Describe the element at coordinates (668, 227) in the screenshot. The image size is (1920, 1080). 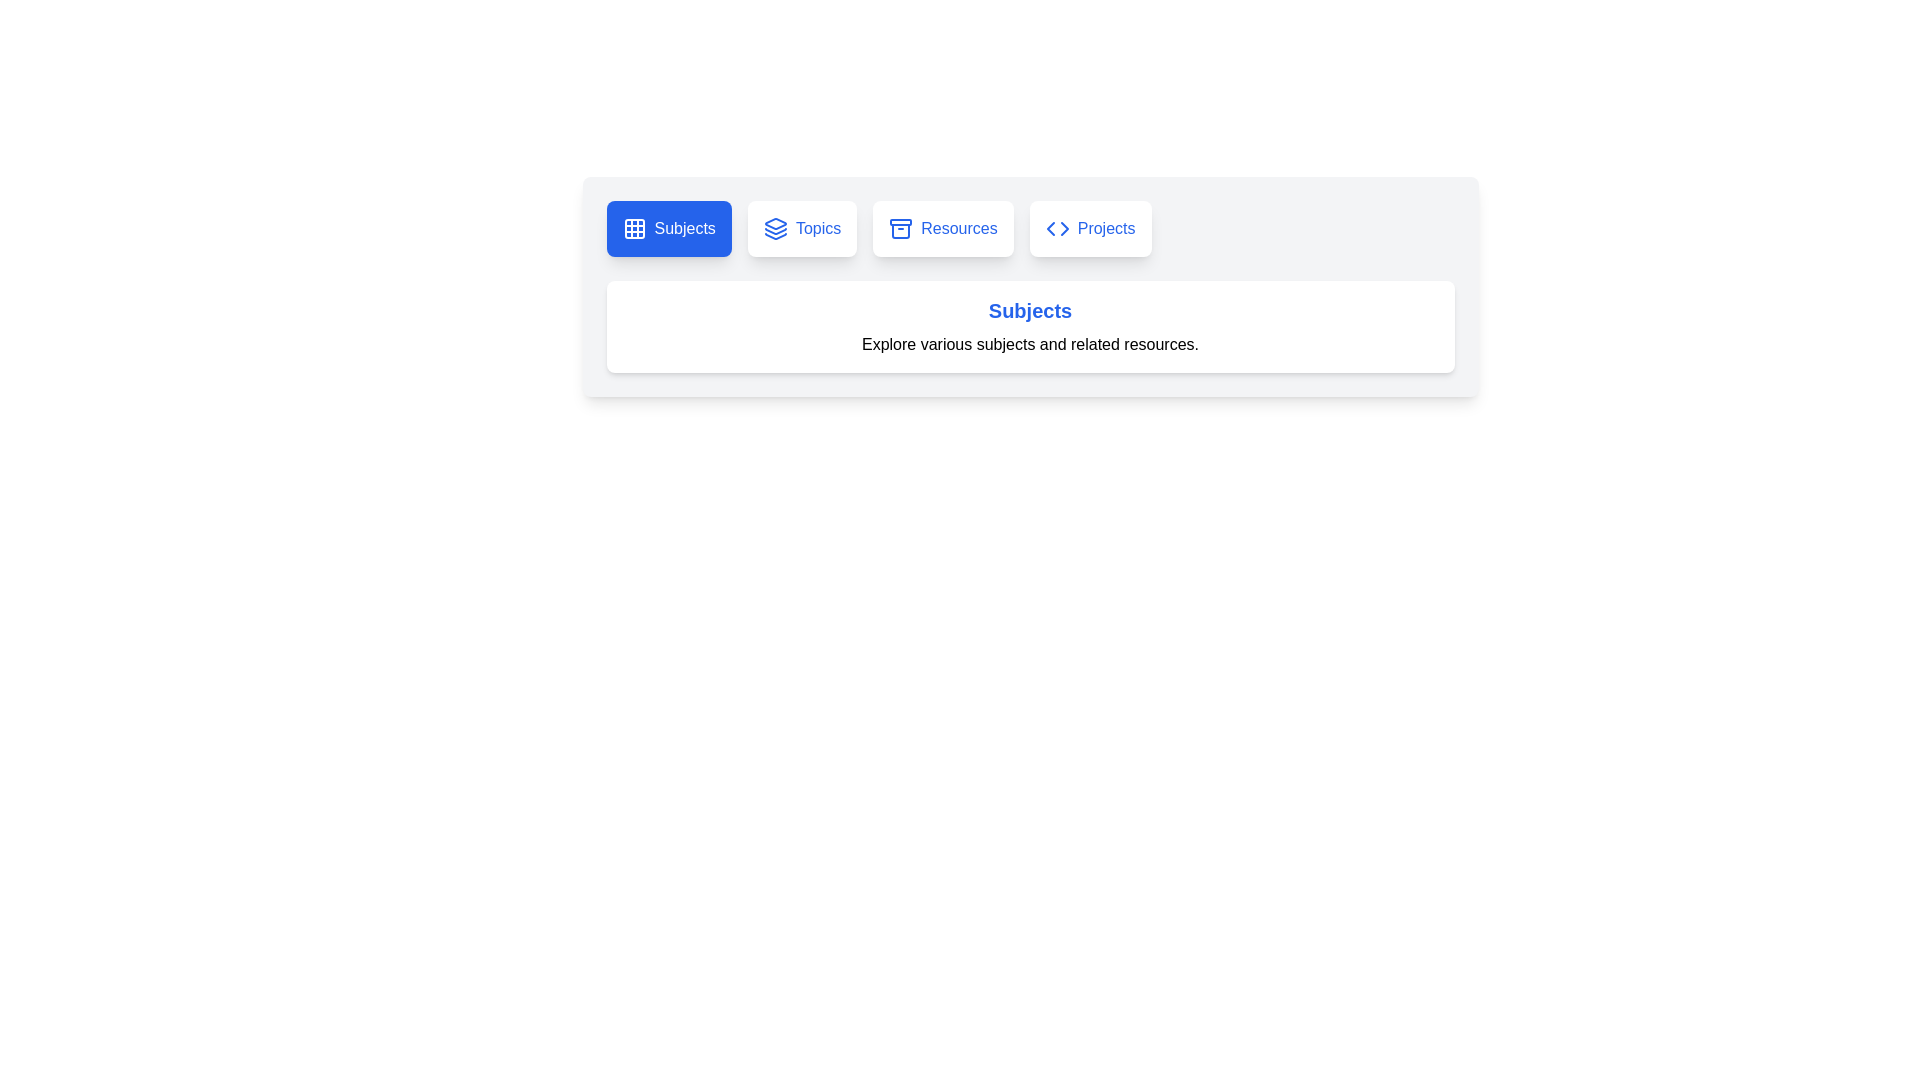
I see `the tab labeled Subjects to activate it and view its content` at that location.